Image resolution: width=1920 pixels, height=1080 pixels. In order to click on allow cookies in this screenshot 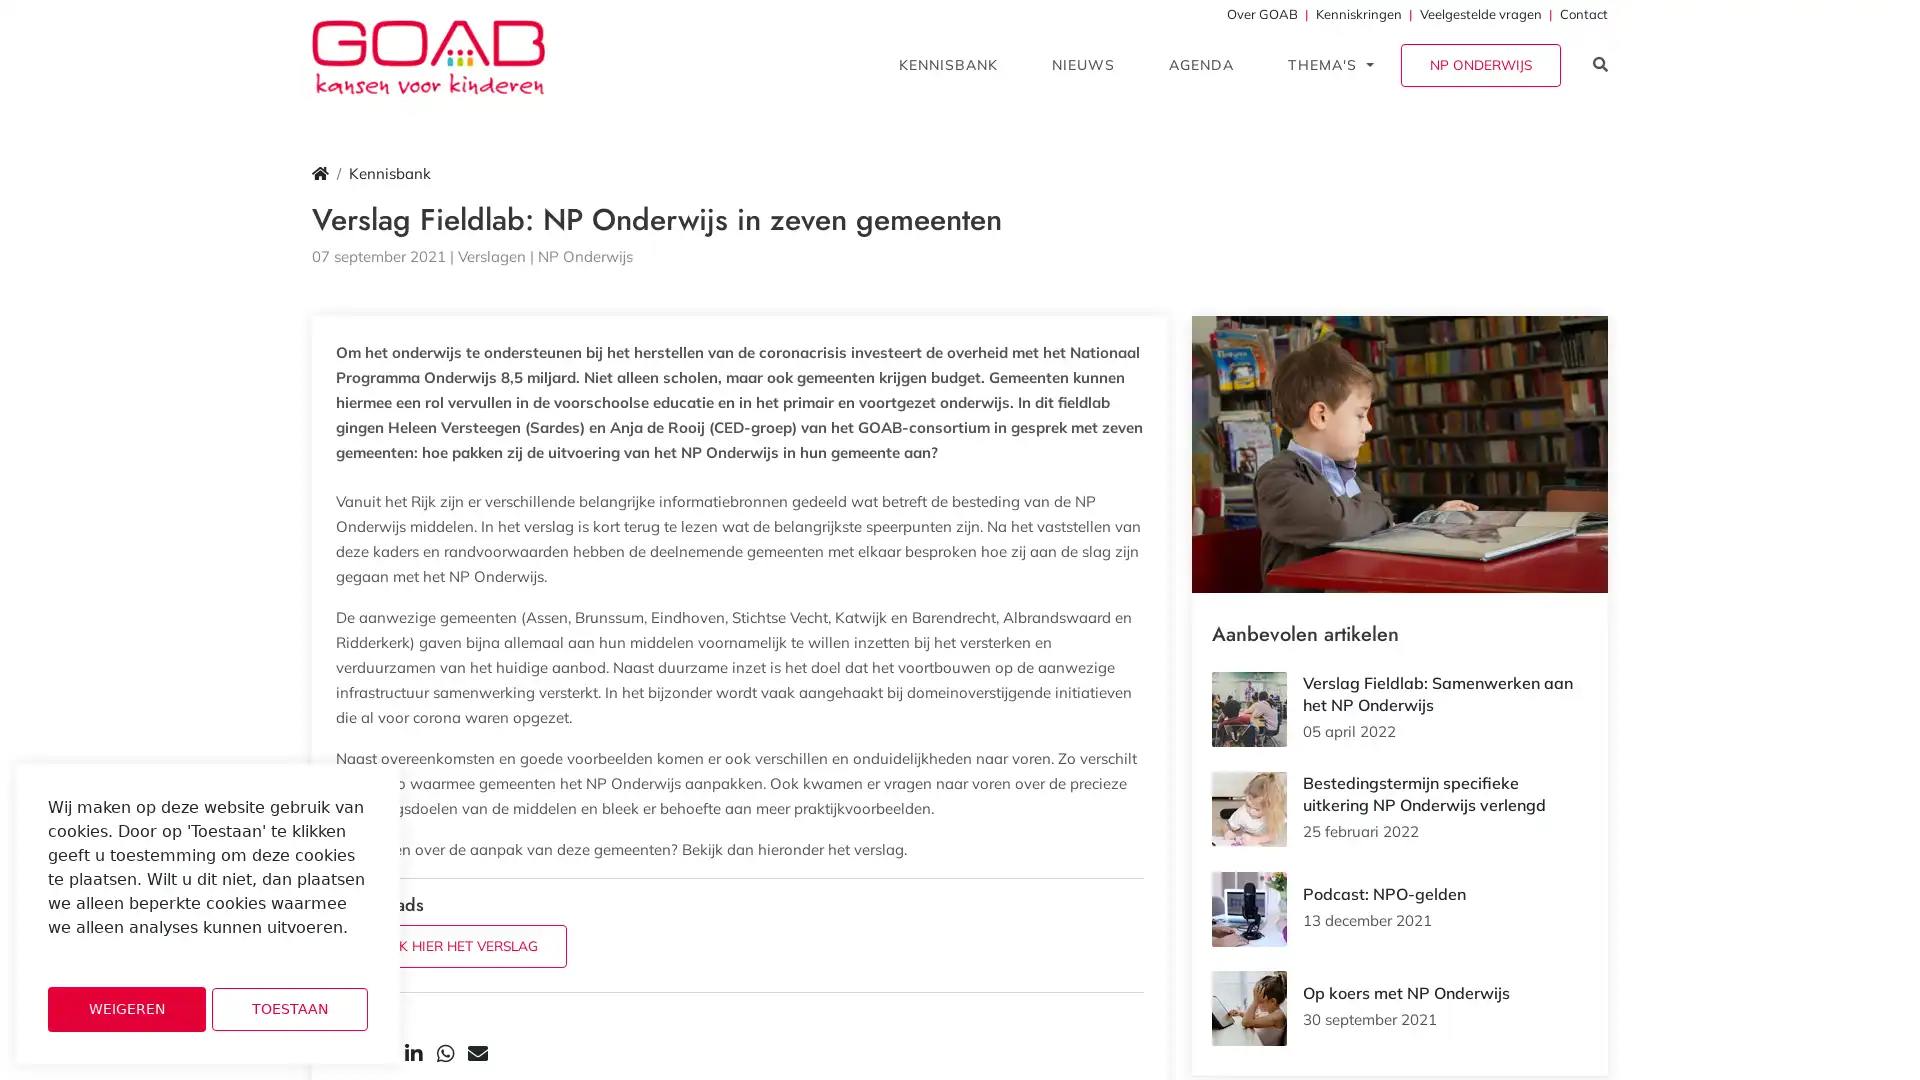, I will do `click(288, 1009)`.